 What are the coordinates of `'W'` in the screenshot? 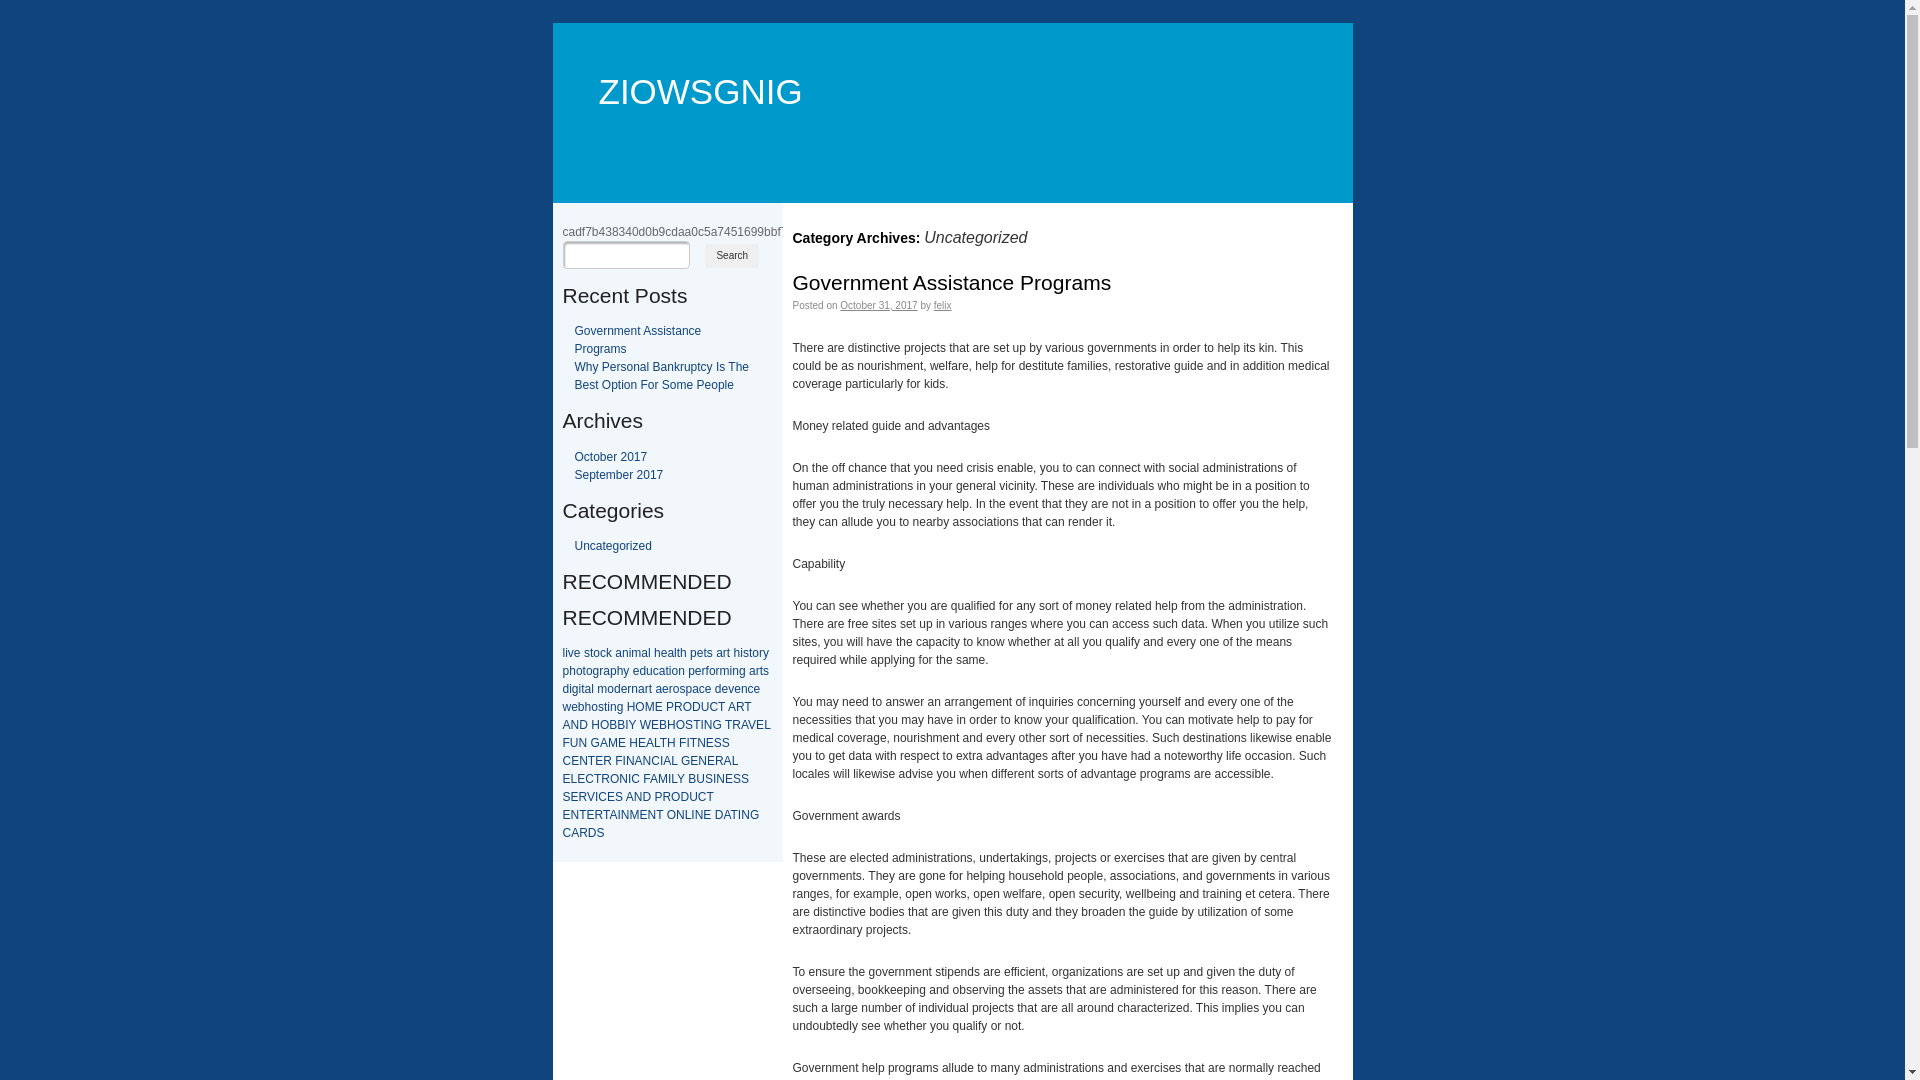 It's located at (645, 725).